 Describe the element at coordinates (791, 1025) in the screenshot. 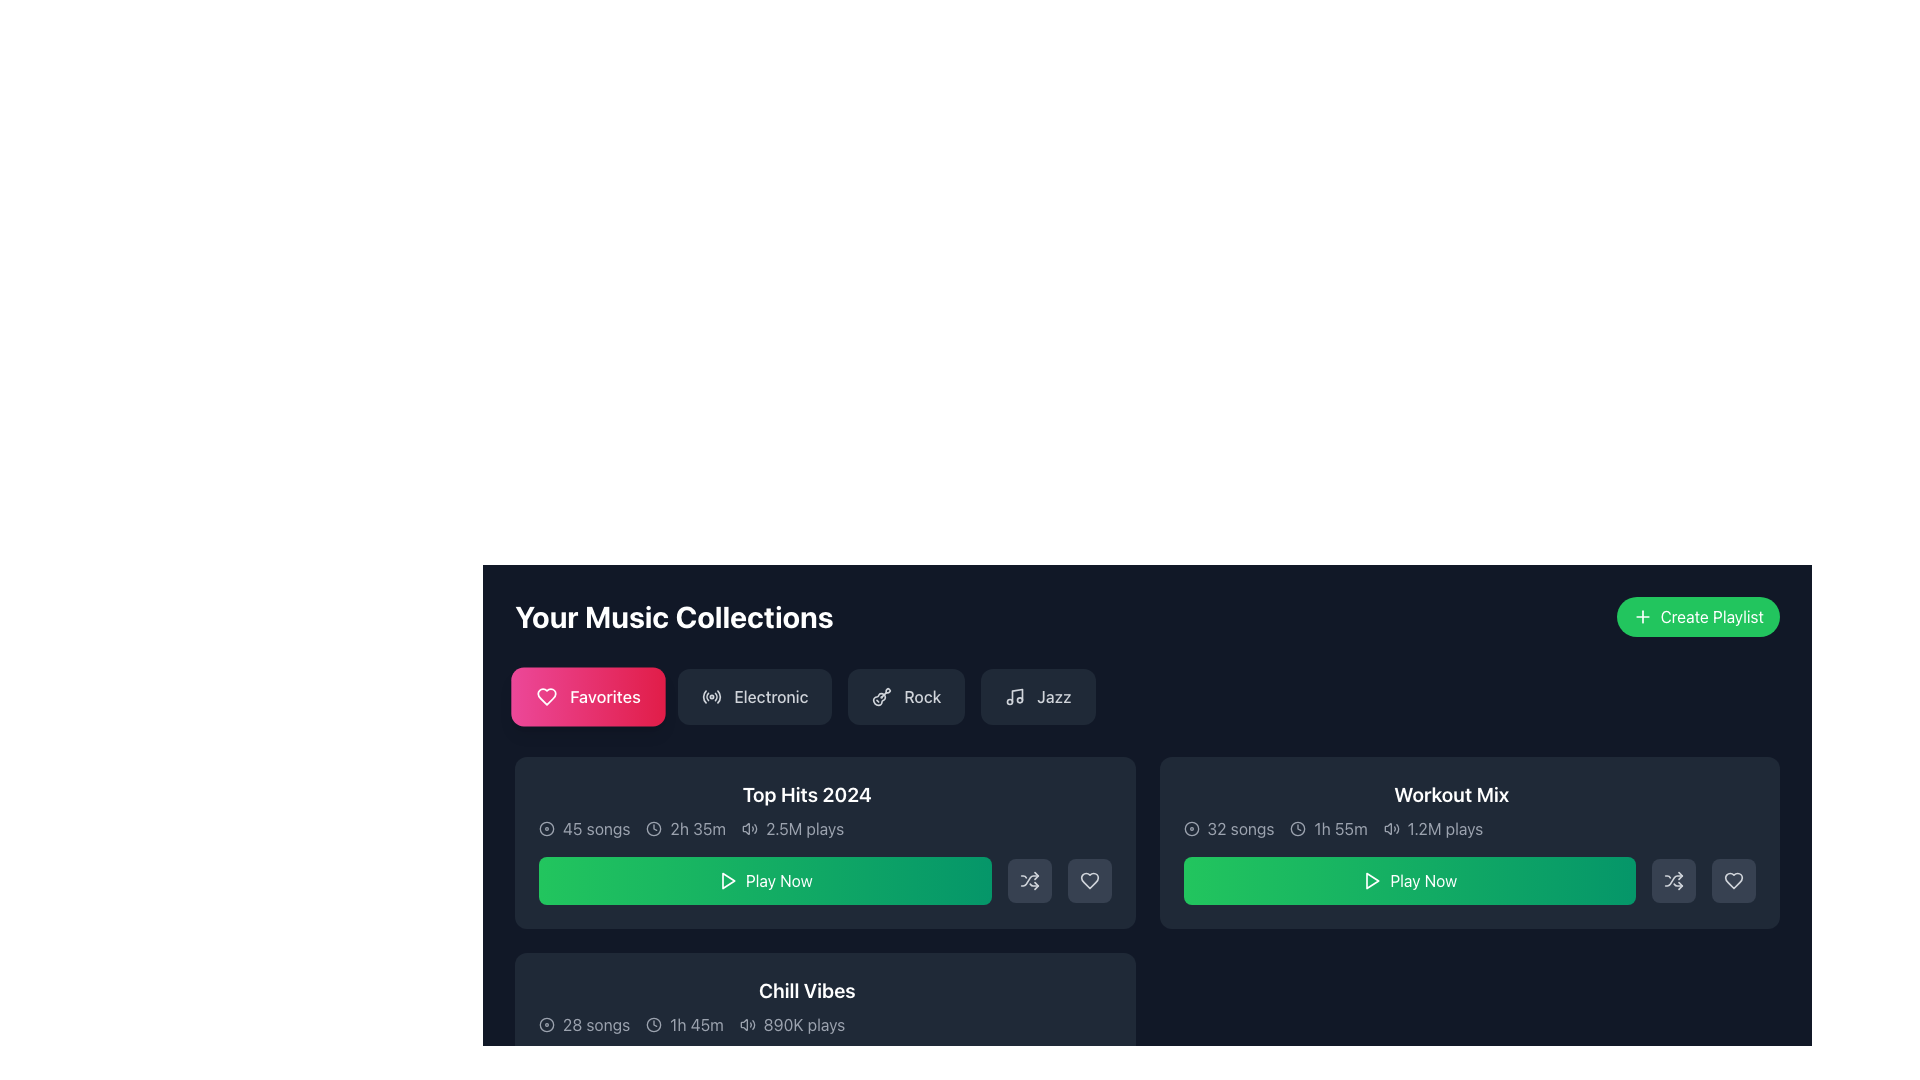

I see `the text element that reads '890K plays', which is accompanied by a small speaker icon, located in the lower-right corner of the 'Chill Vibes' section` at that location.